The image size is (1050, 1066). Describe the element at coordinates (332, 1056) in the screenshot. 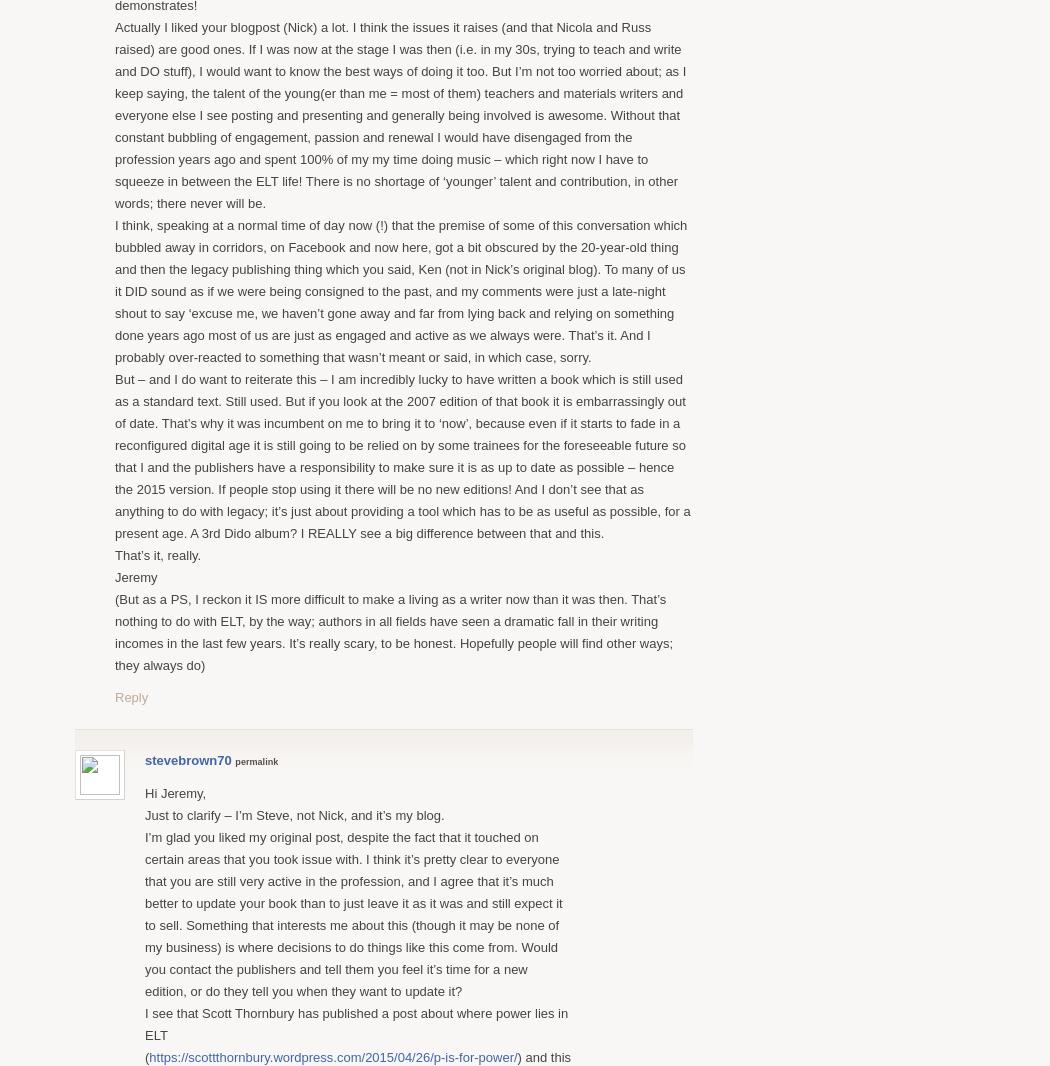

I see `'https://scottthornbury.wordpress.com/2015/04/26/p-is-for-power/'` at that location.